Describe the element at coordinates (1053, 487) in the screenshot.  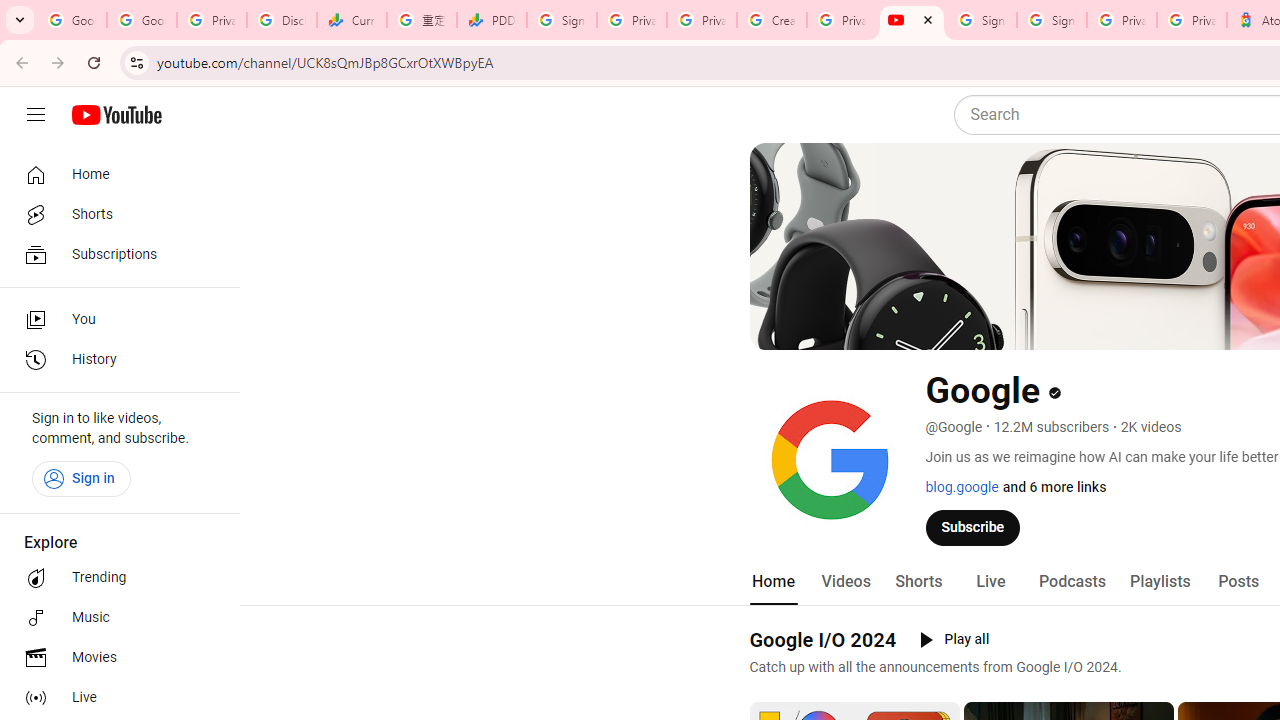
I see `'and 6 more links'` at that location.